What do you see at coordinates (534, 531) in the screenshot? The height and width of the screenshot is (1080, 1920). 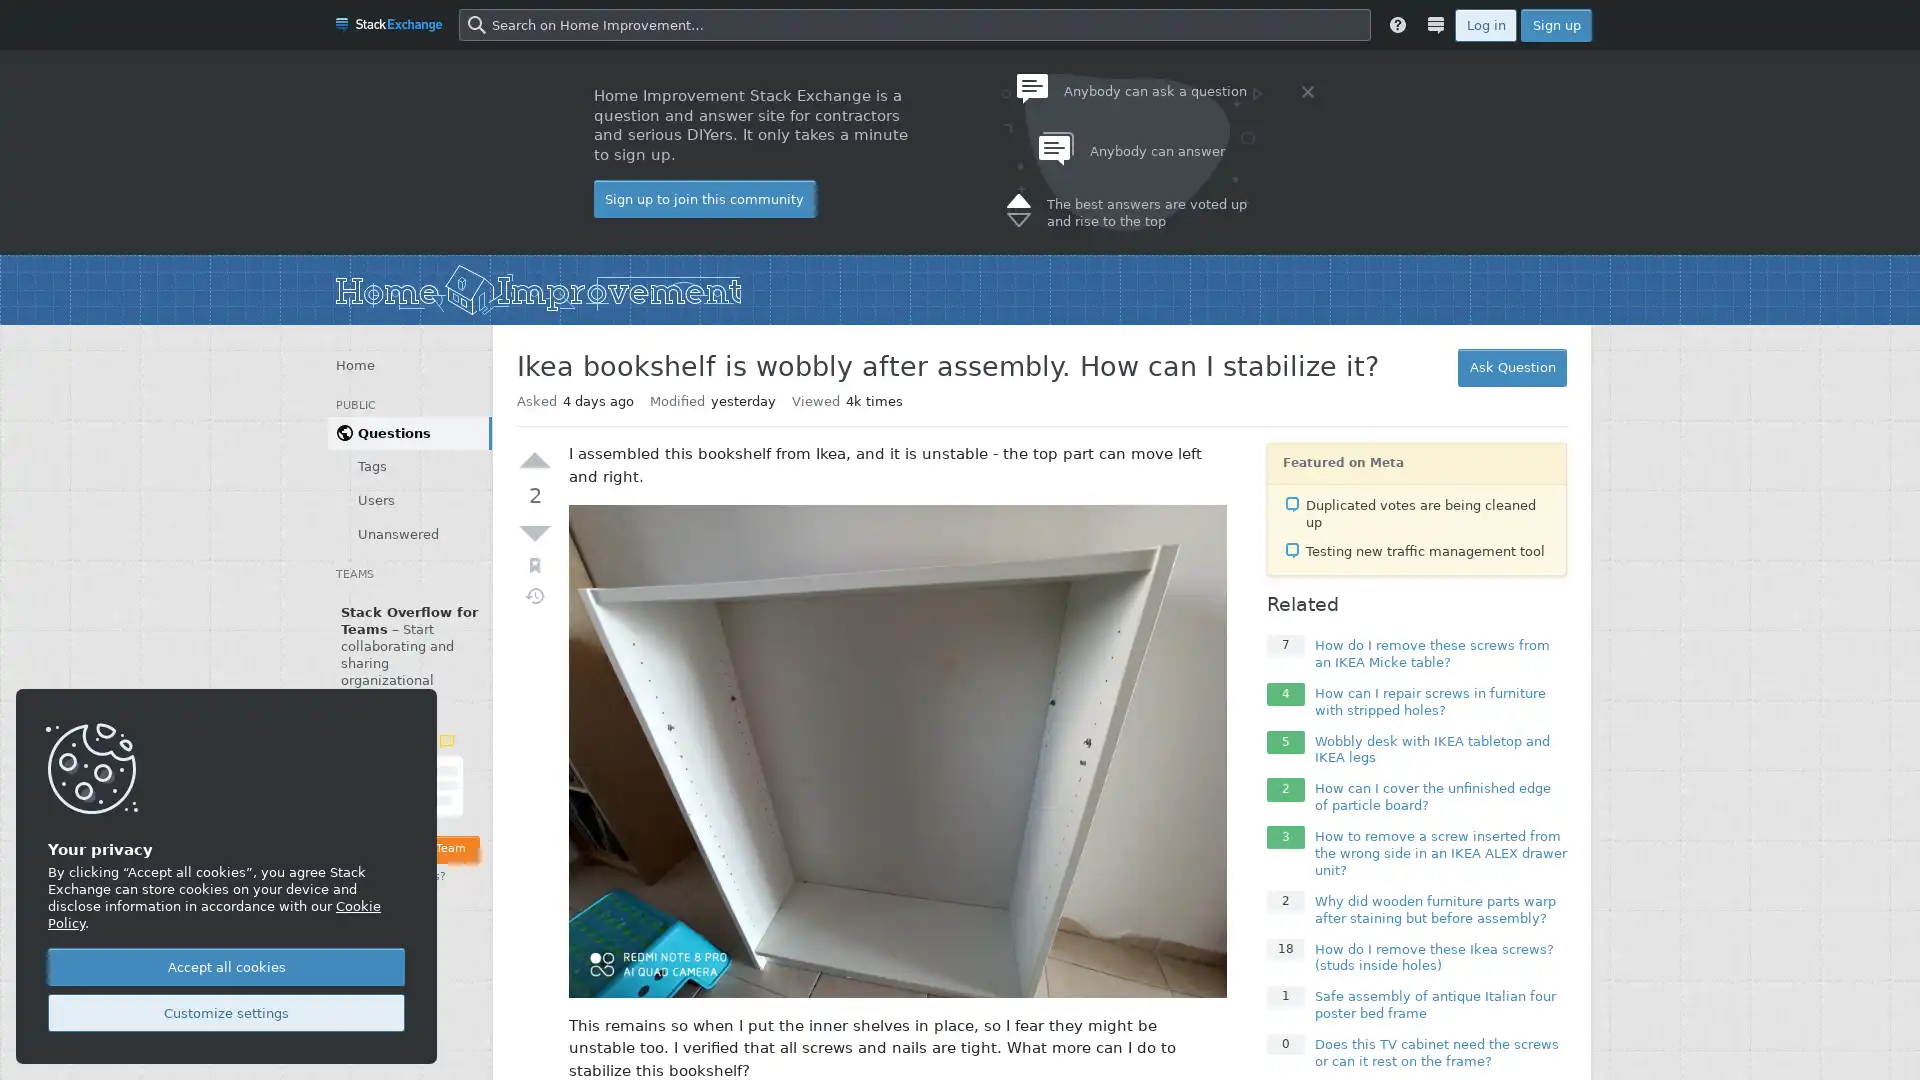 I see `Down vote` at bounding box center [534, 531].